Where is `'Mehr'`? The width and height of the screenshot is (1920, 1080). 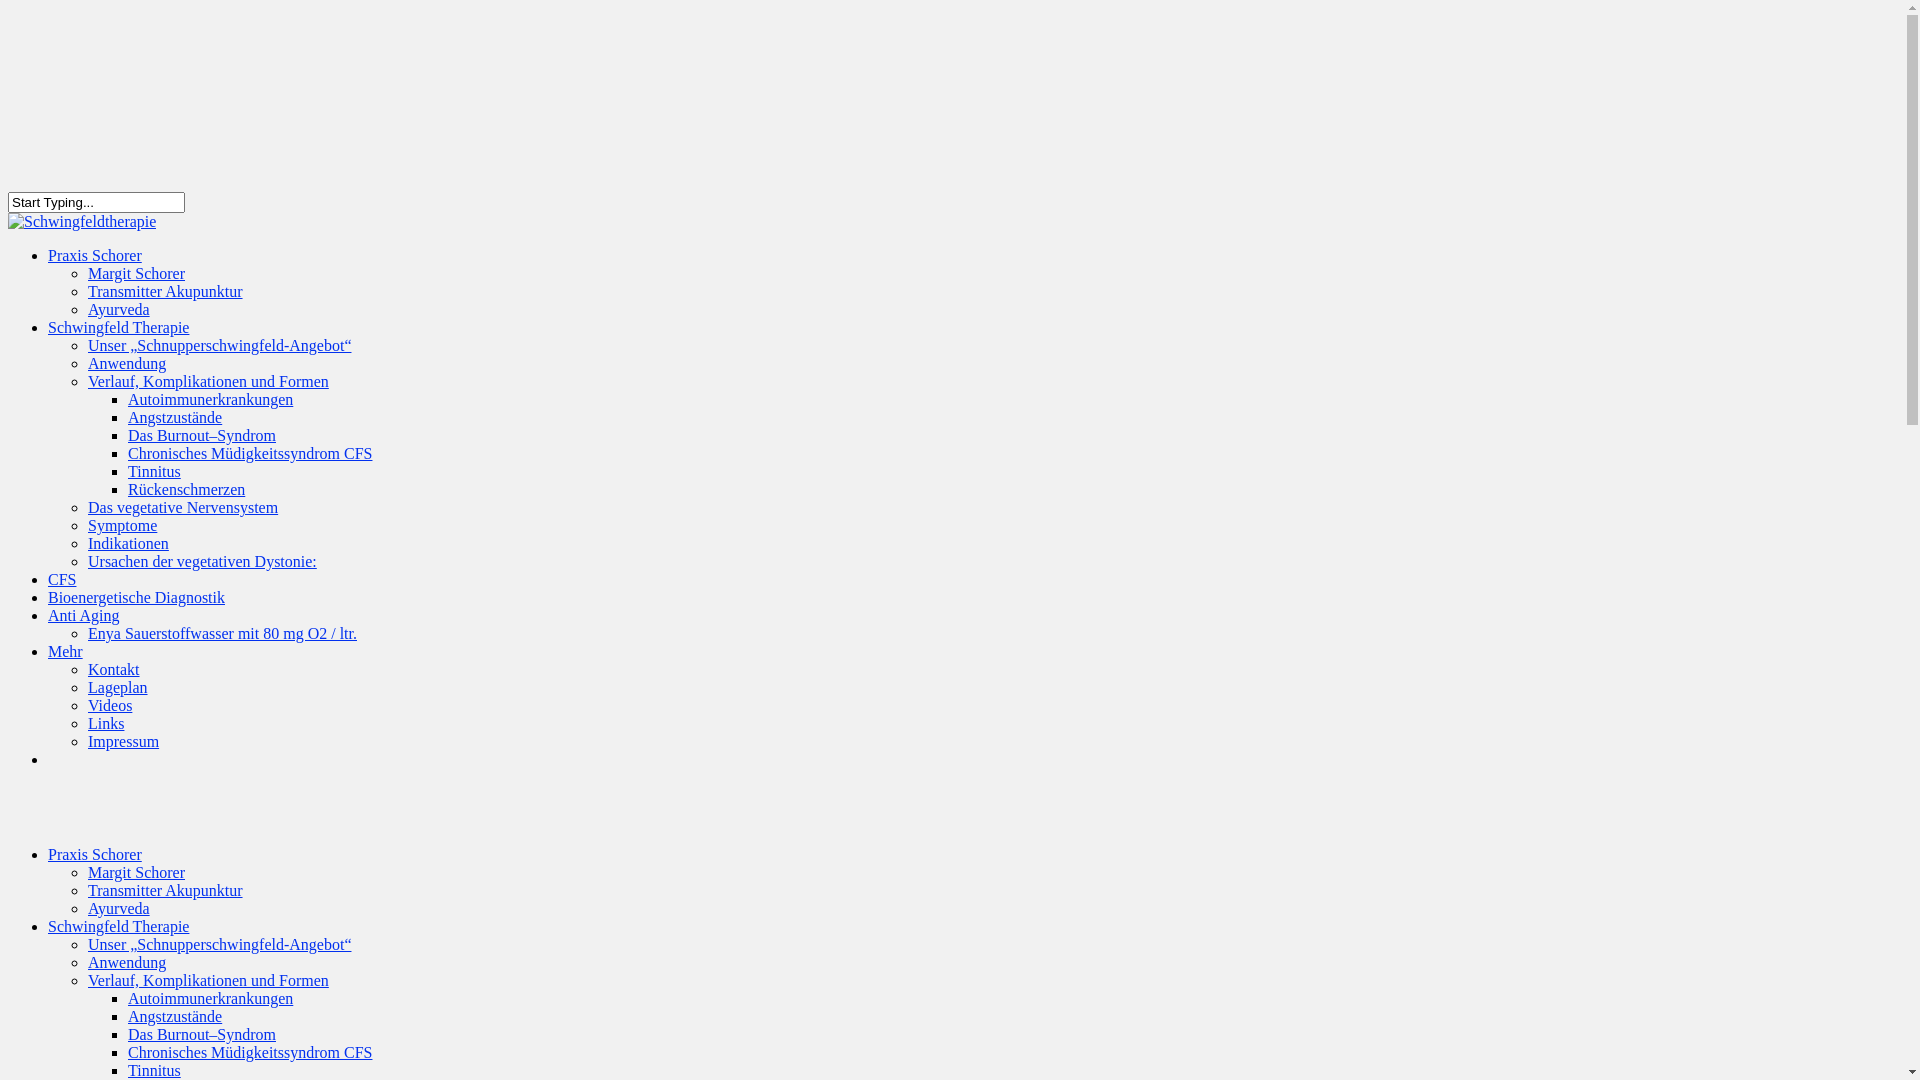
'Mehr' is located at coordinates (65, 665).